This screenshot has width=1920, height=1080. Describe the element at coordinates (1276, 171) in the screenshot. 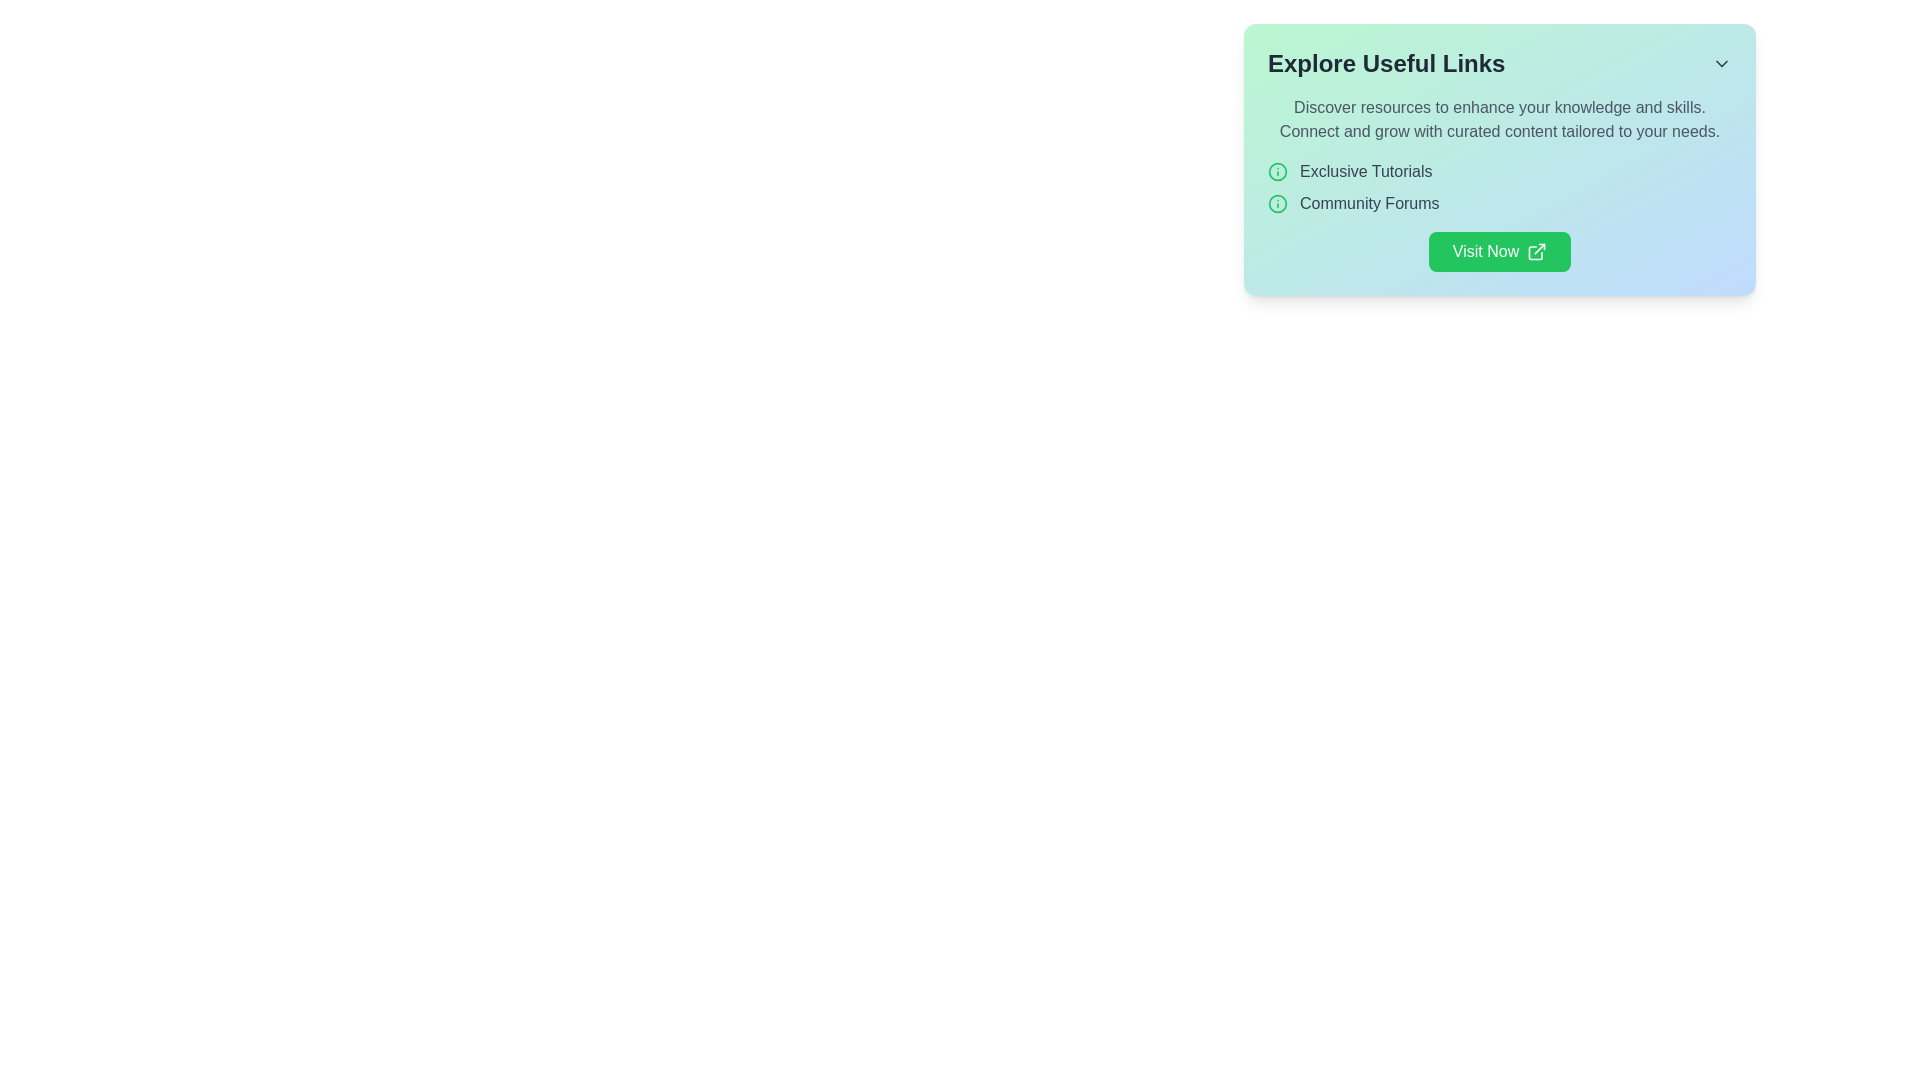

I see `the circular icon with a green outline and an exclamation mark, located to the left of the 'Exclusive Tutorials' text and above the 'Community Forums' text` at that location.